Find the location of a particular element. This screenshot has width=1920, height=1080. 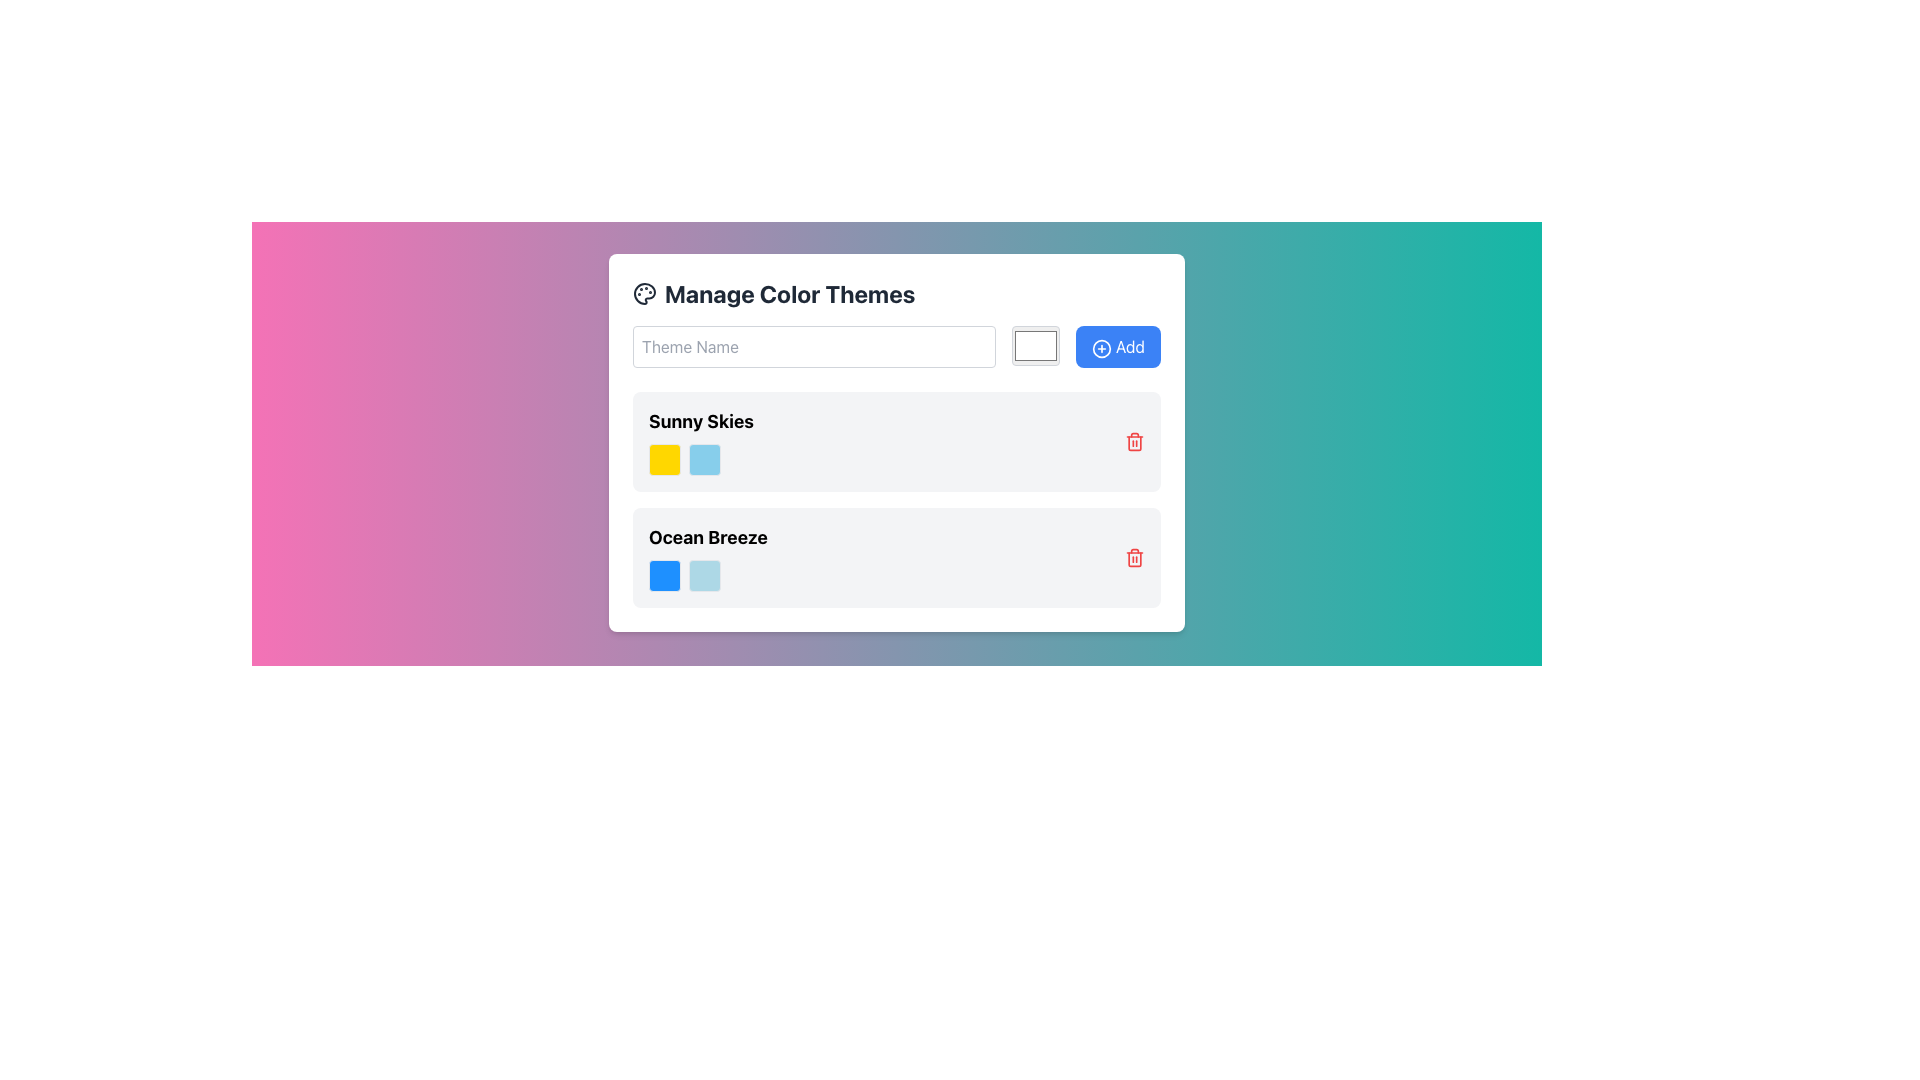

the Color Picker or Swatch in the 'Sunny Skies' section is located at coordinates (705, 459).